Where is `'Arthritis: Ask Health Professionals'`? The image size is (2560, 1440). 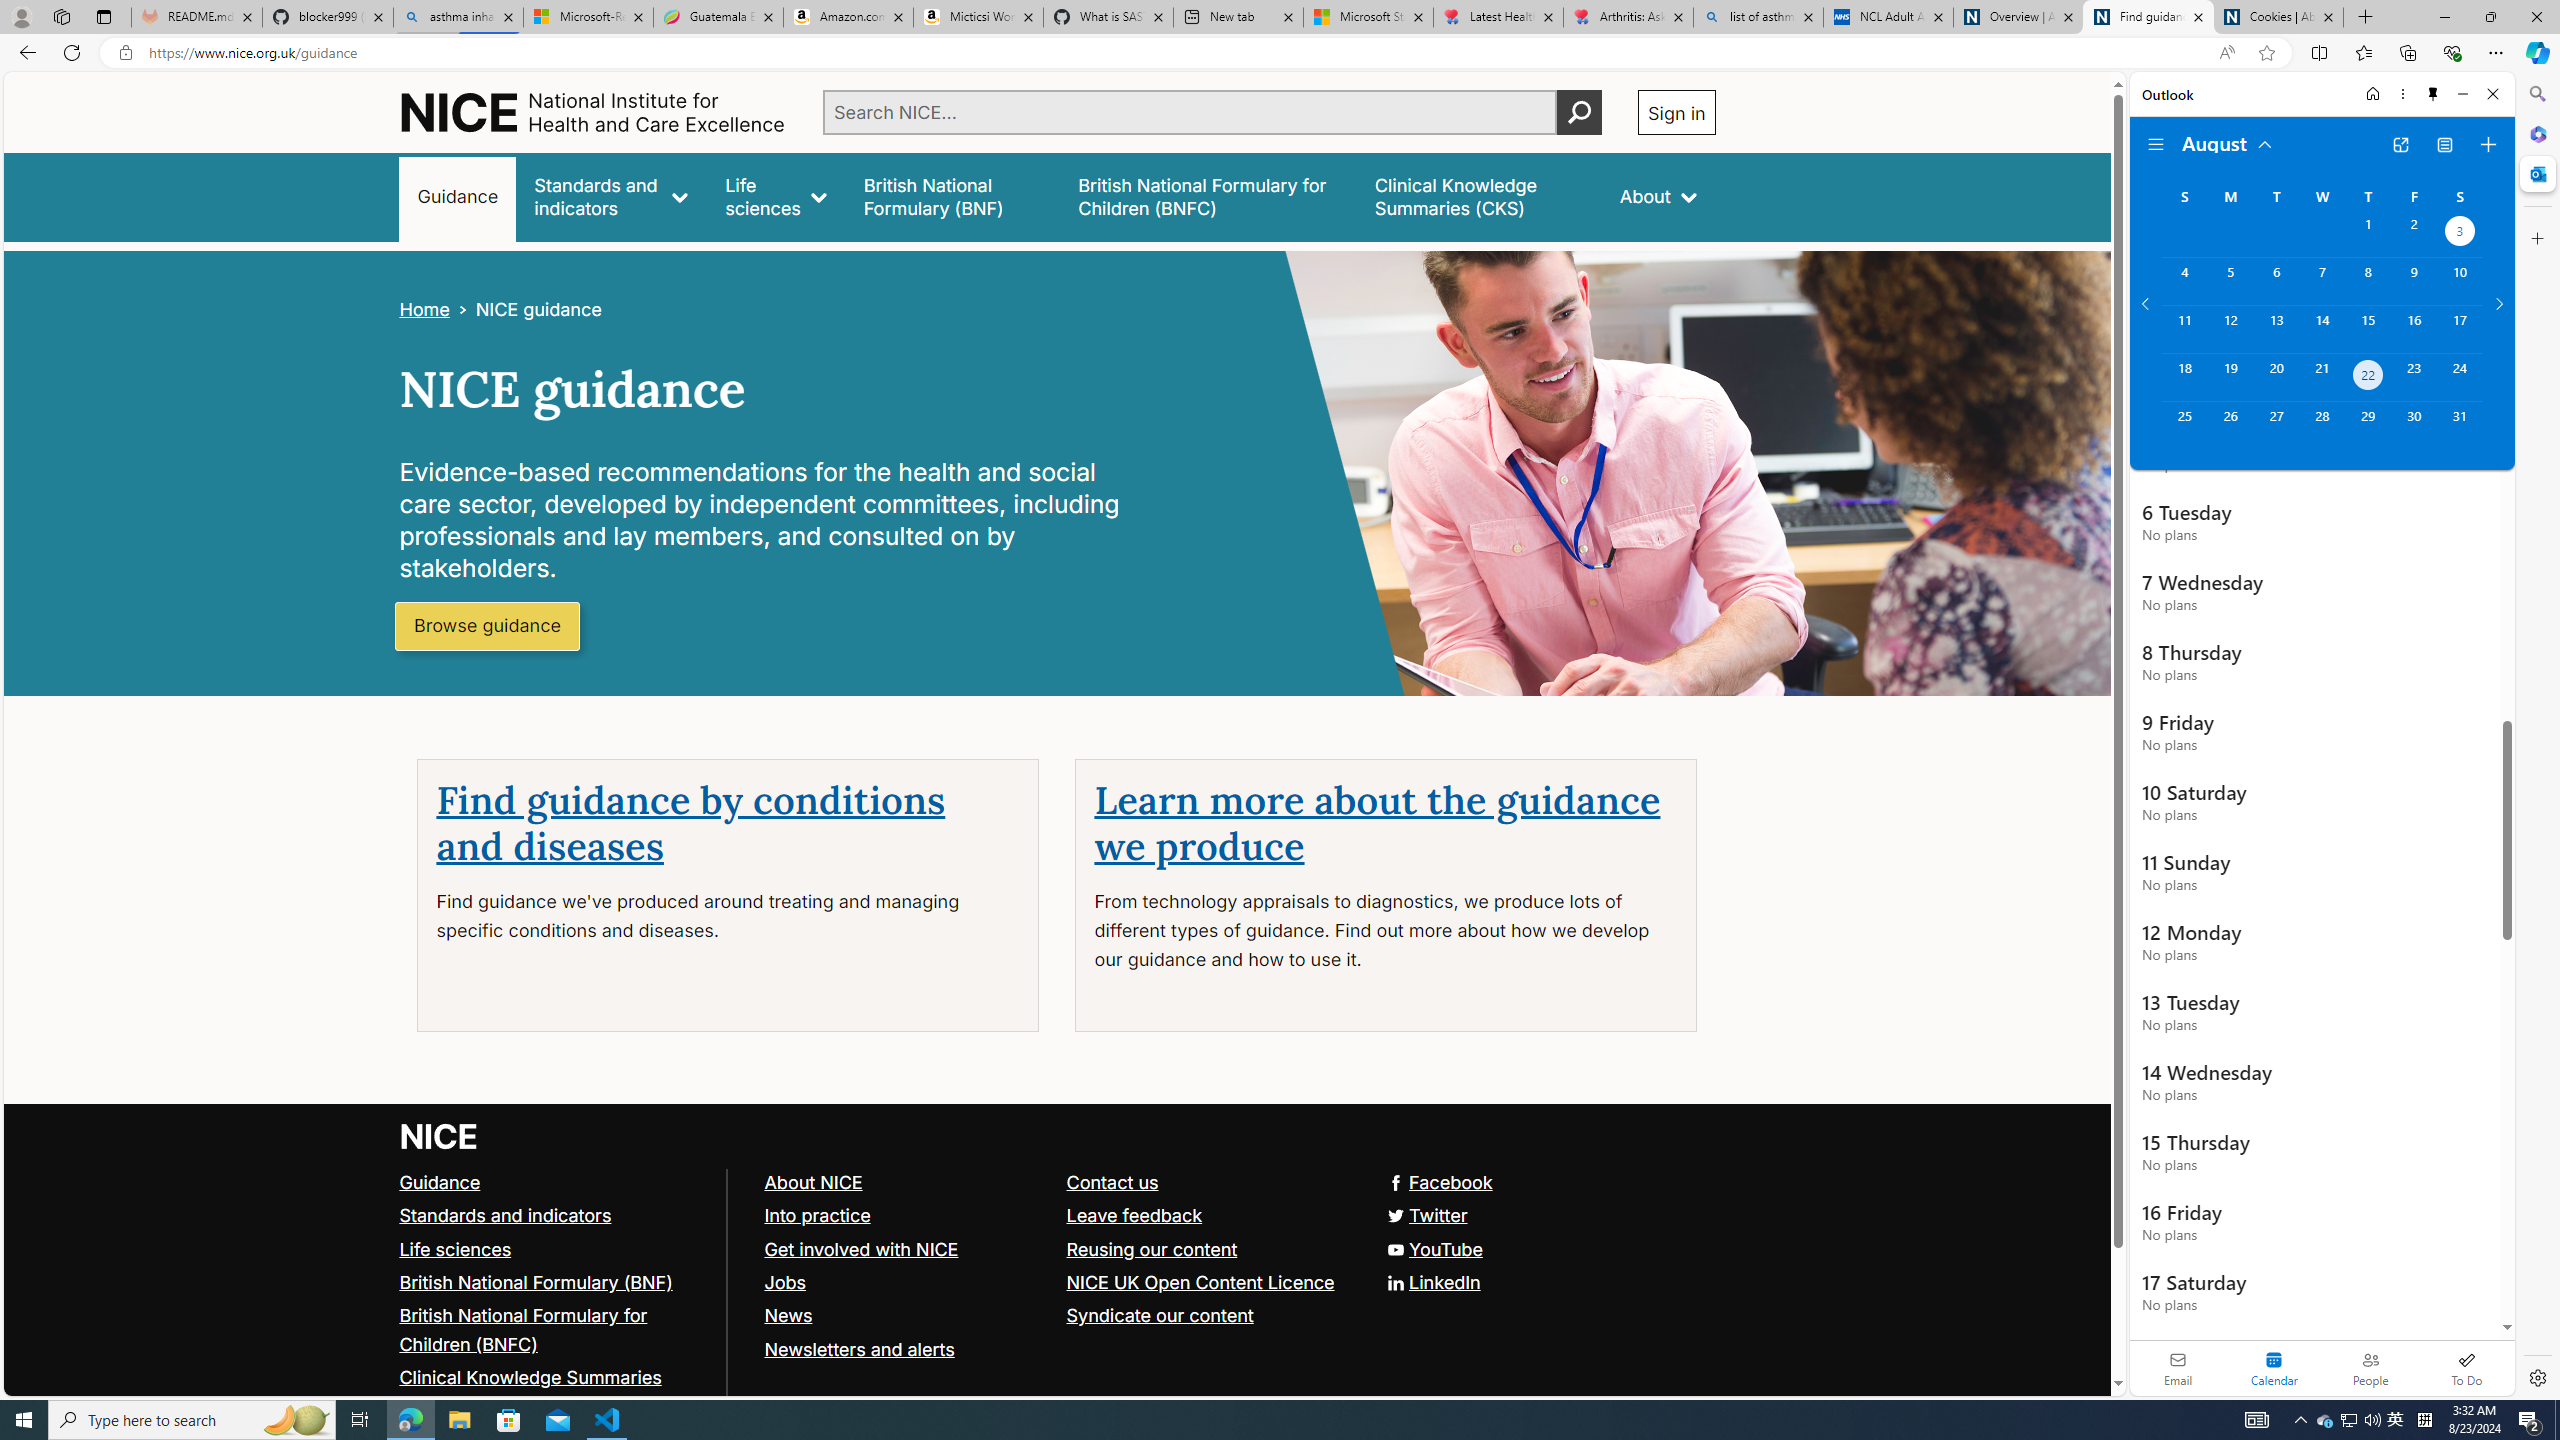
'Arthritis: Ask Health Professionals' is located at coordinates (1627, 16).